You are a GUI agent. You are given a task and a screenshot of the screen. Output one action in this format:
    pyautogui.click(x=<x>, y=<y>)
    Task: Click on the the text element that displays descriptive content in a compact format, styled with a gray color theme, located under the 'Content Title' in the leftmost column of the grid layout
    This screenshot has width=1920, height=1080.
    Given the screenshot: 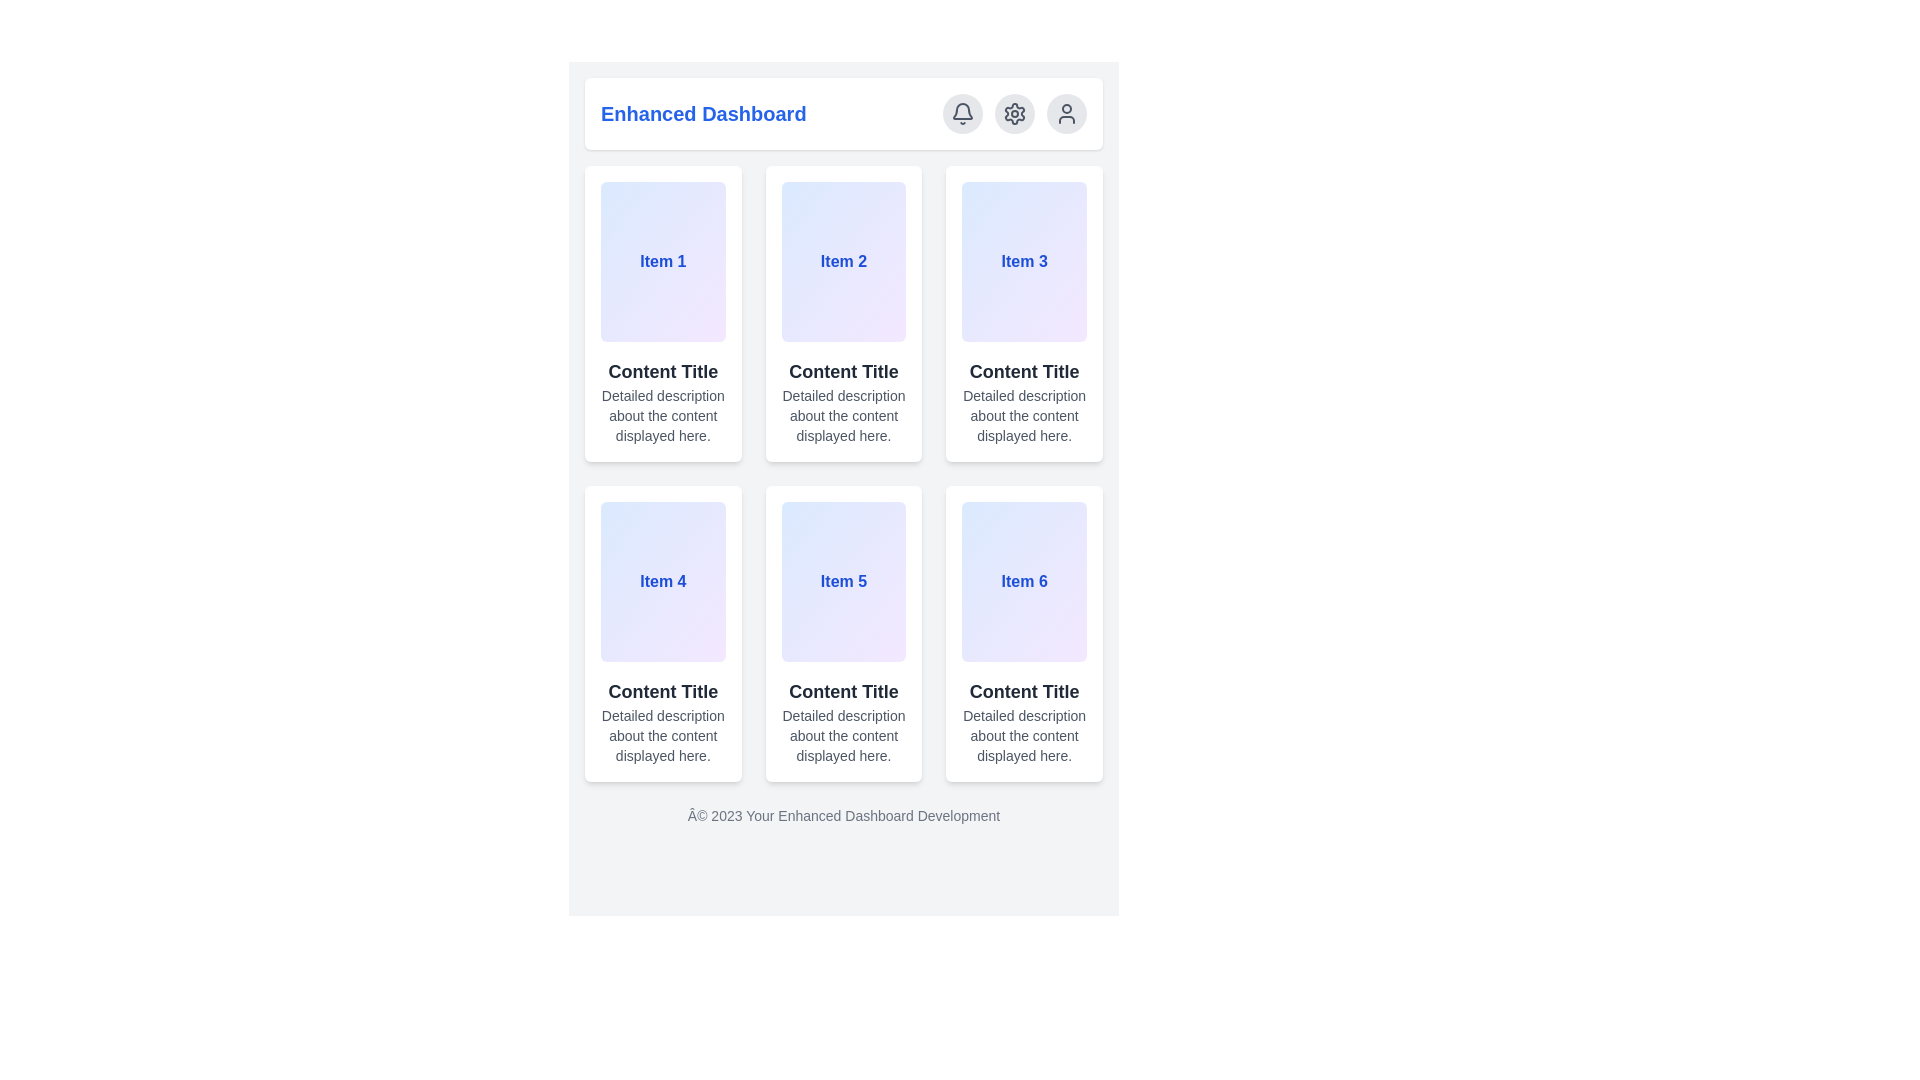 What is the action you would take?
    pyautogui.click(x=663, y=415)
    